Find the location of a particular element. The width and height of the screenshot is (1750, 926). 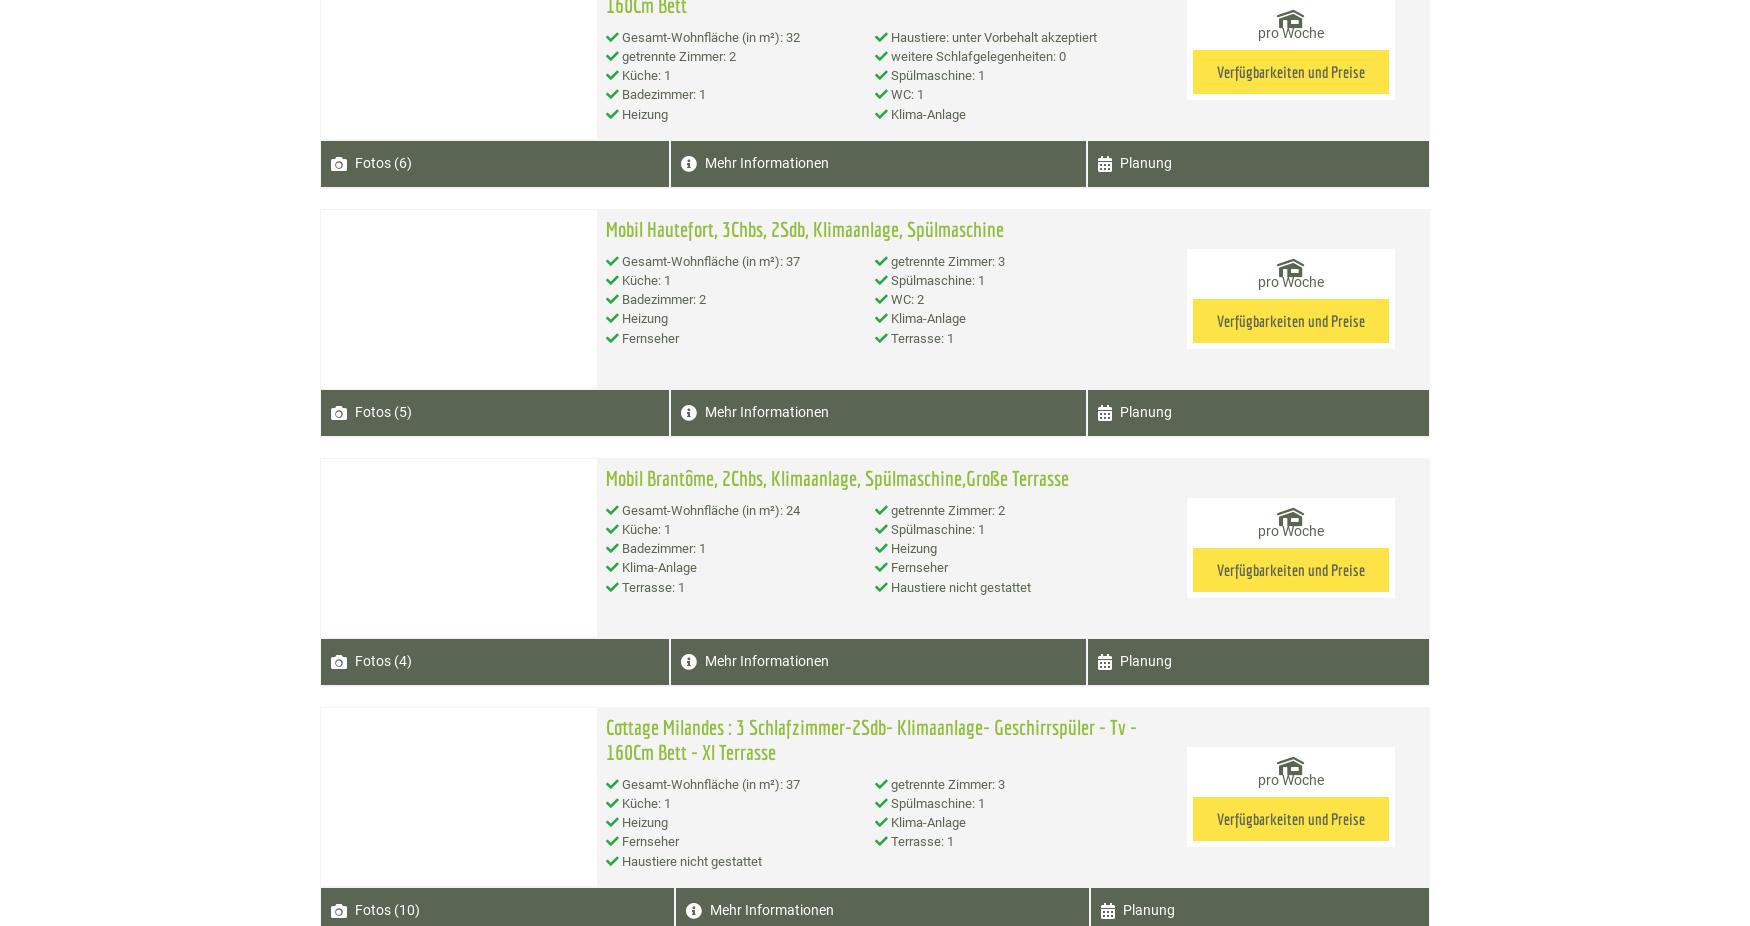

'Mobil  Hautefort, 3Chbs, 2Sdb, Klimaanlage, Spülmaschine' is located at coordinates (604, 226).